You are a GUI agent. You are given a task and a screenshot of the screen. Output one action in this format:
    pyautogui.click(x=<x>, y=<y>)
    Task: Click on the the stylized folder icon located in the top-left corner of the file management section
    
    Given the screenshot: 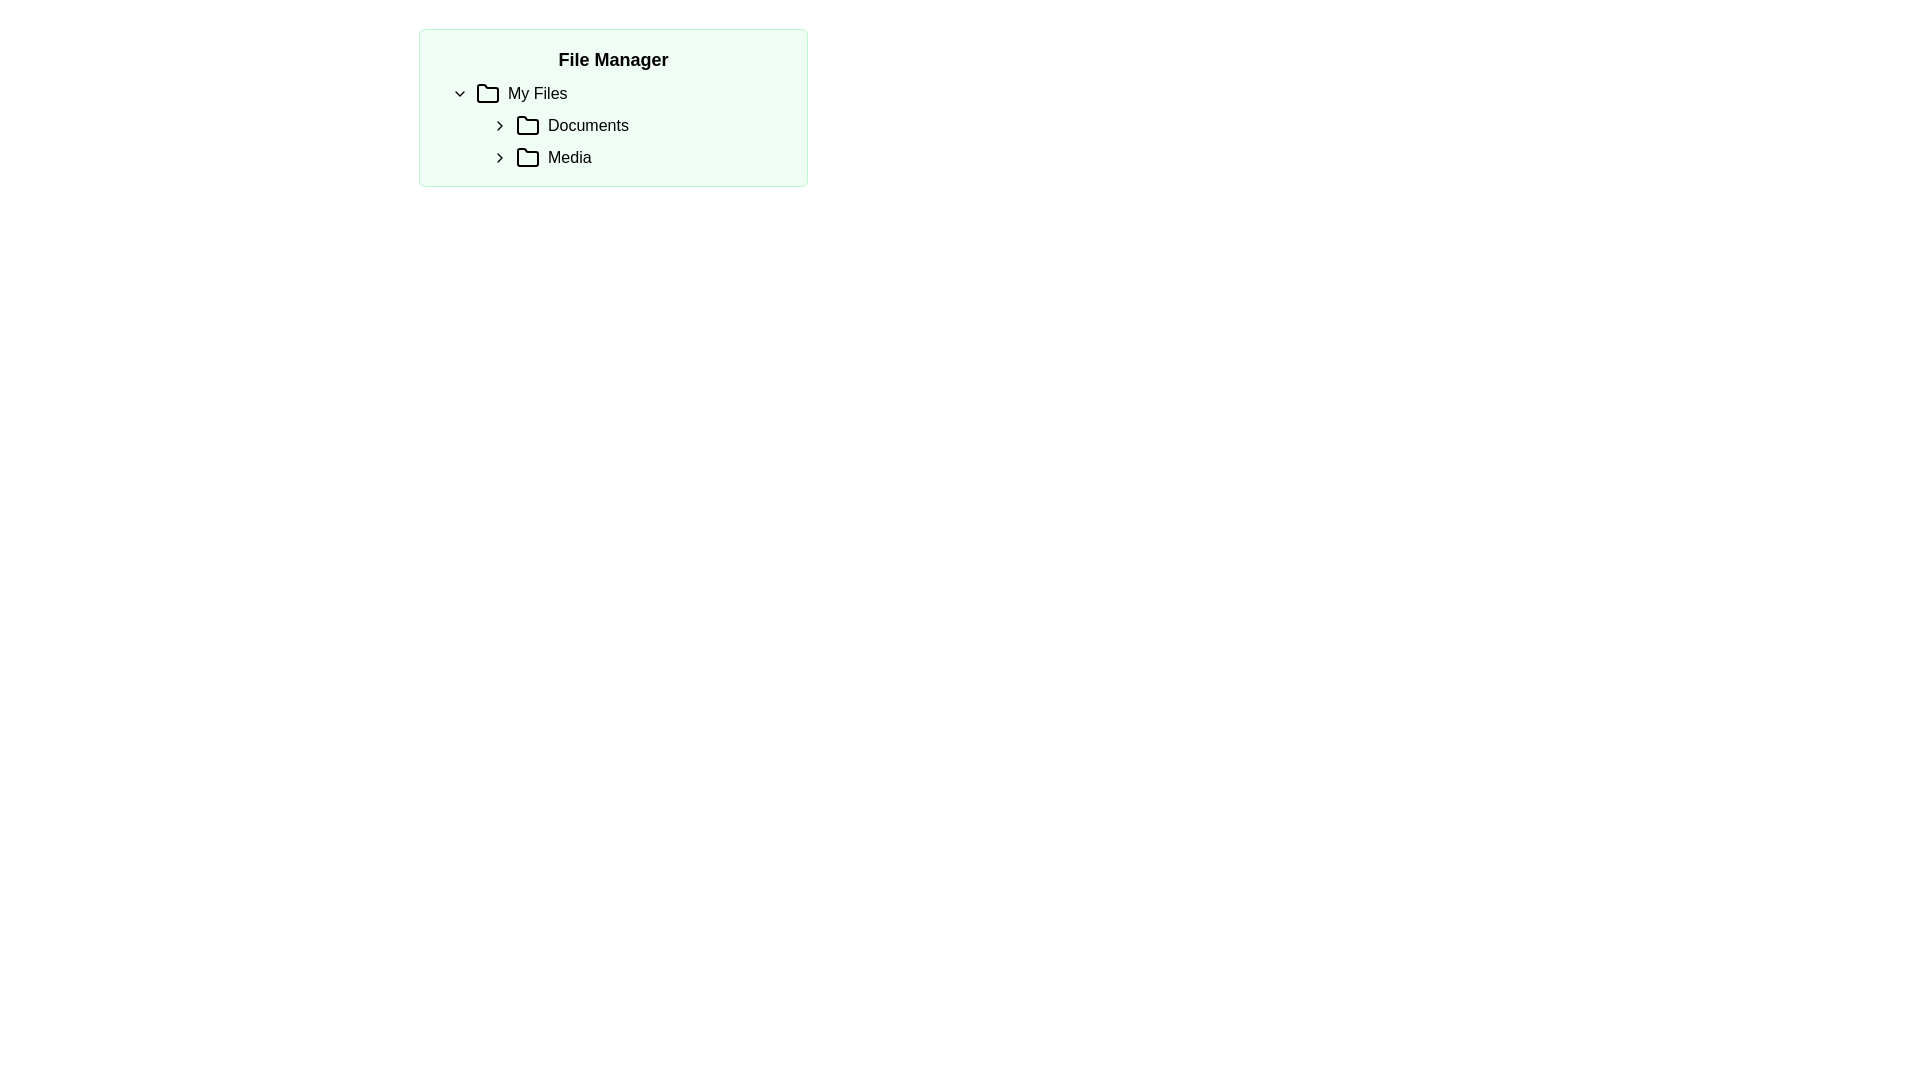 What is the action you would take?
    pyautogui.click(x=488, y=93)
    